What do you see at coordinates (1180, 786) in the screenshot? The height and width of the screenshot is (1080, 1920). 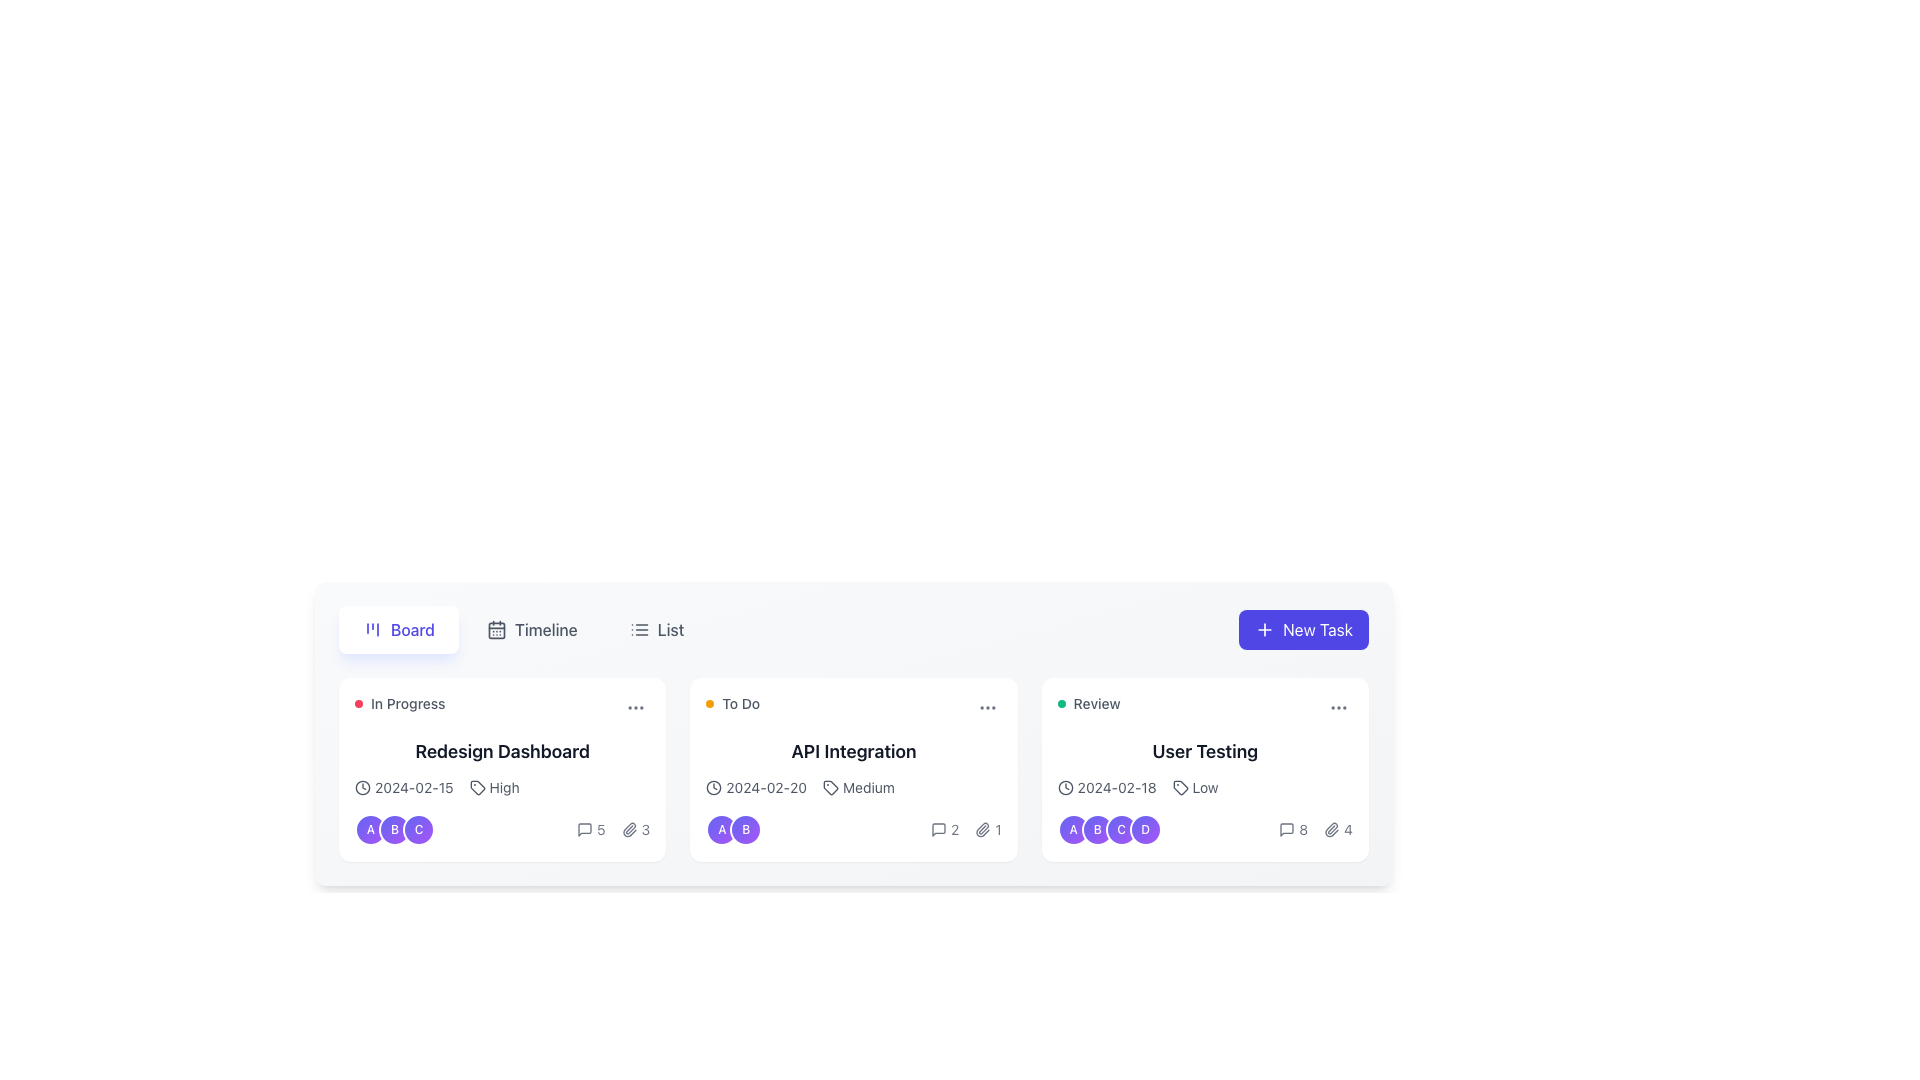 I see `the priority icon located in the 'Review' card labeled 'User Testing', positioned below the '2024-02-18' date text and next to the 'Low' text for tooltip or further details` at bounding box center [1180, 786].